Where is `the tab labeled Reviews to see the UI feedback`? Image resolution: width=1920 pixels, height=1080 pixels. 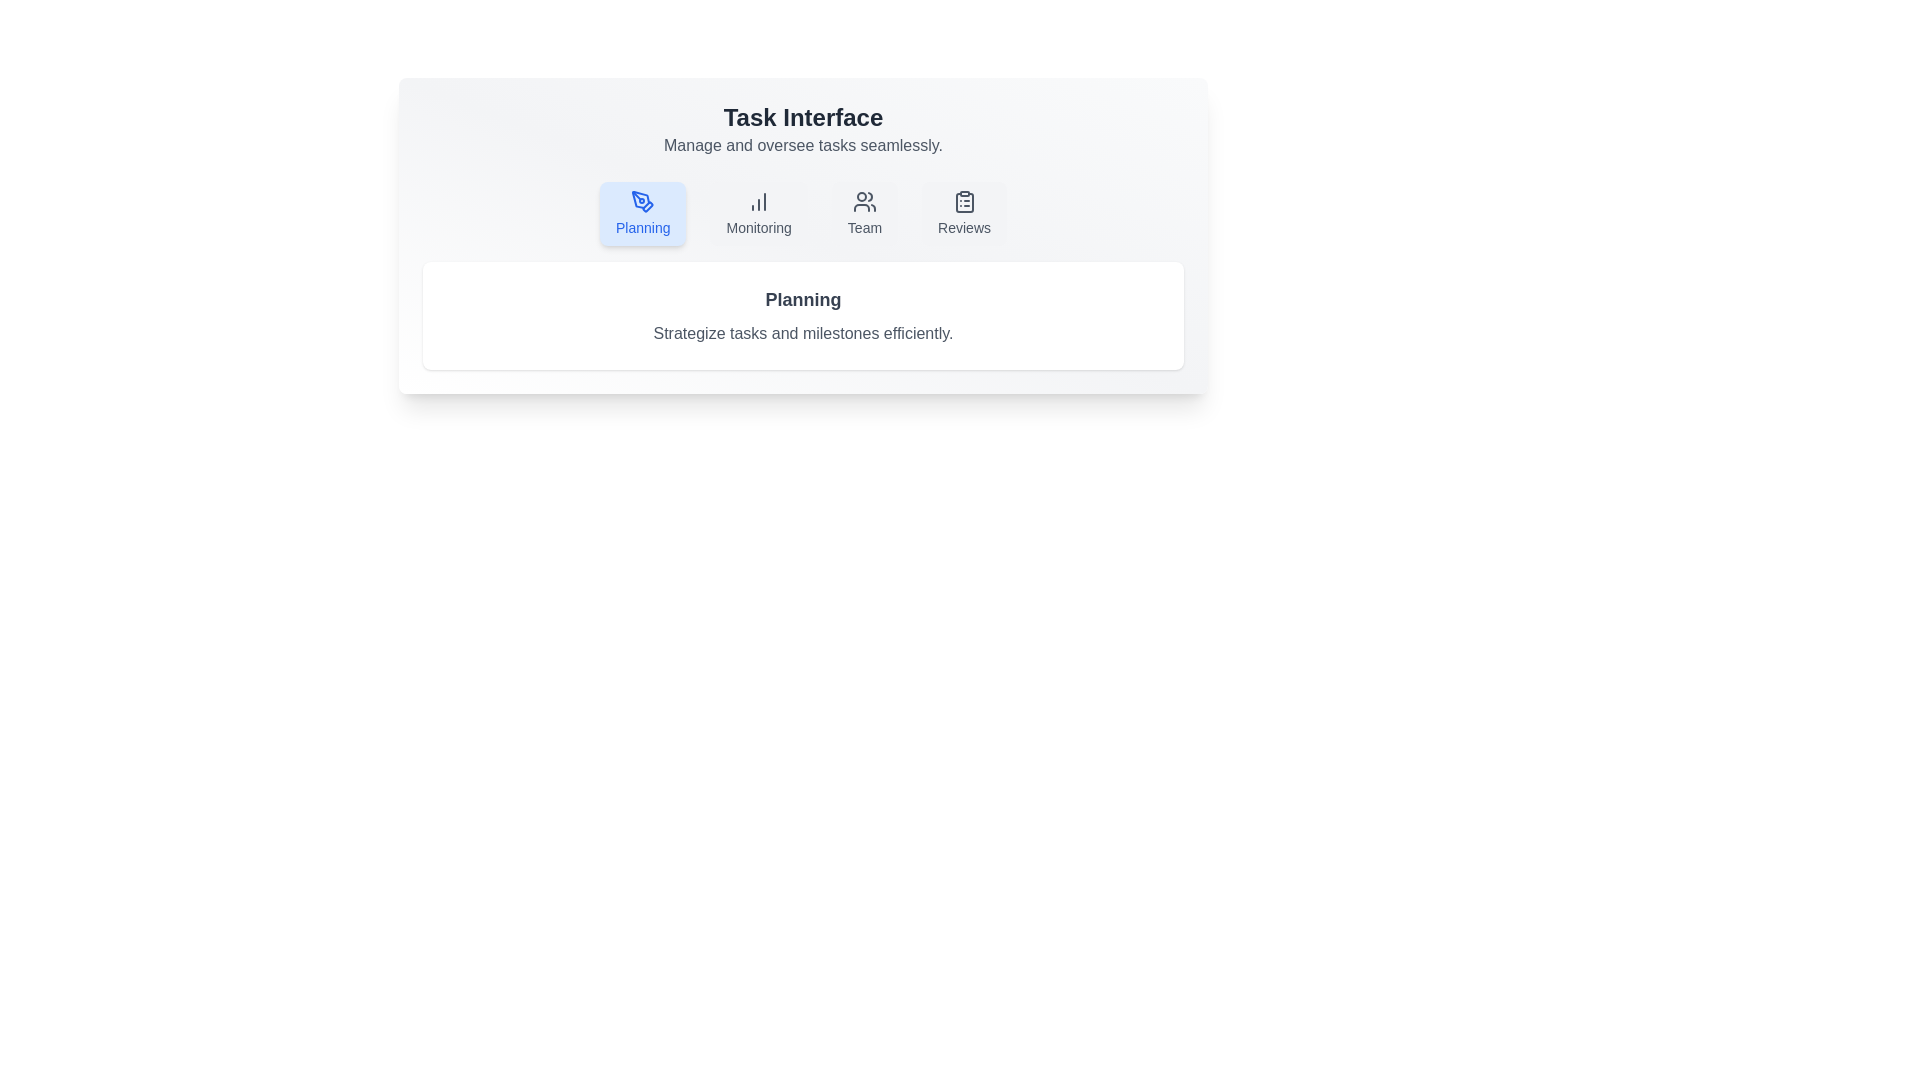 the tab labeled Reviews to see the UI feedback is located at coordinates (964, 213).